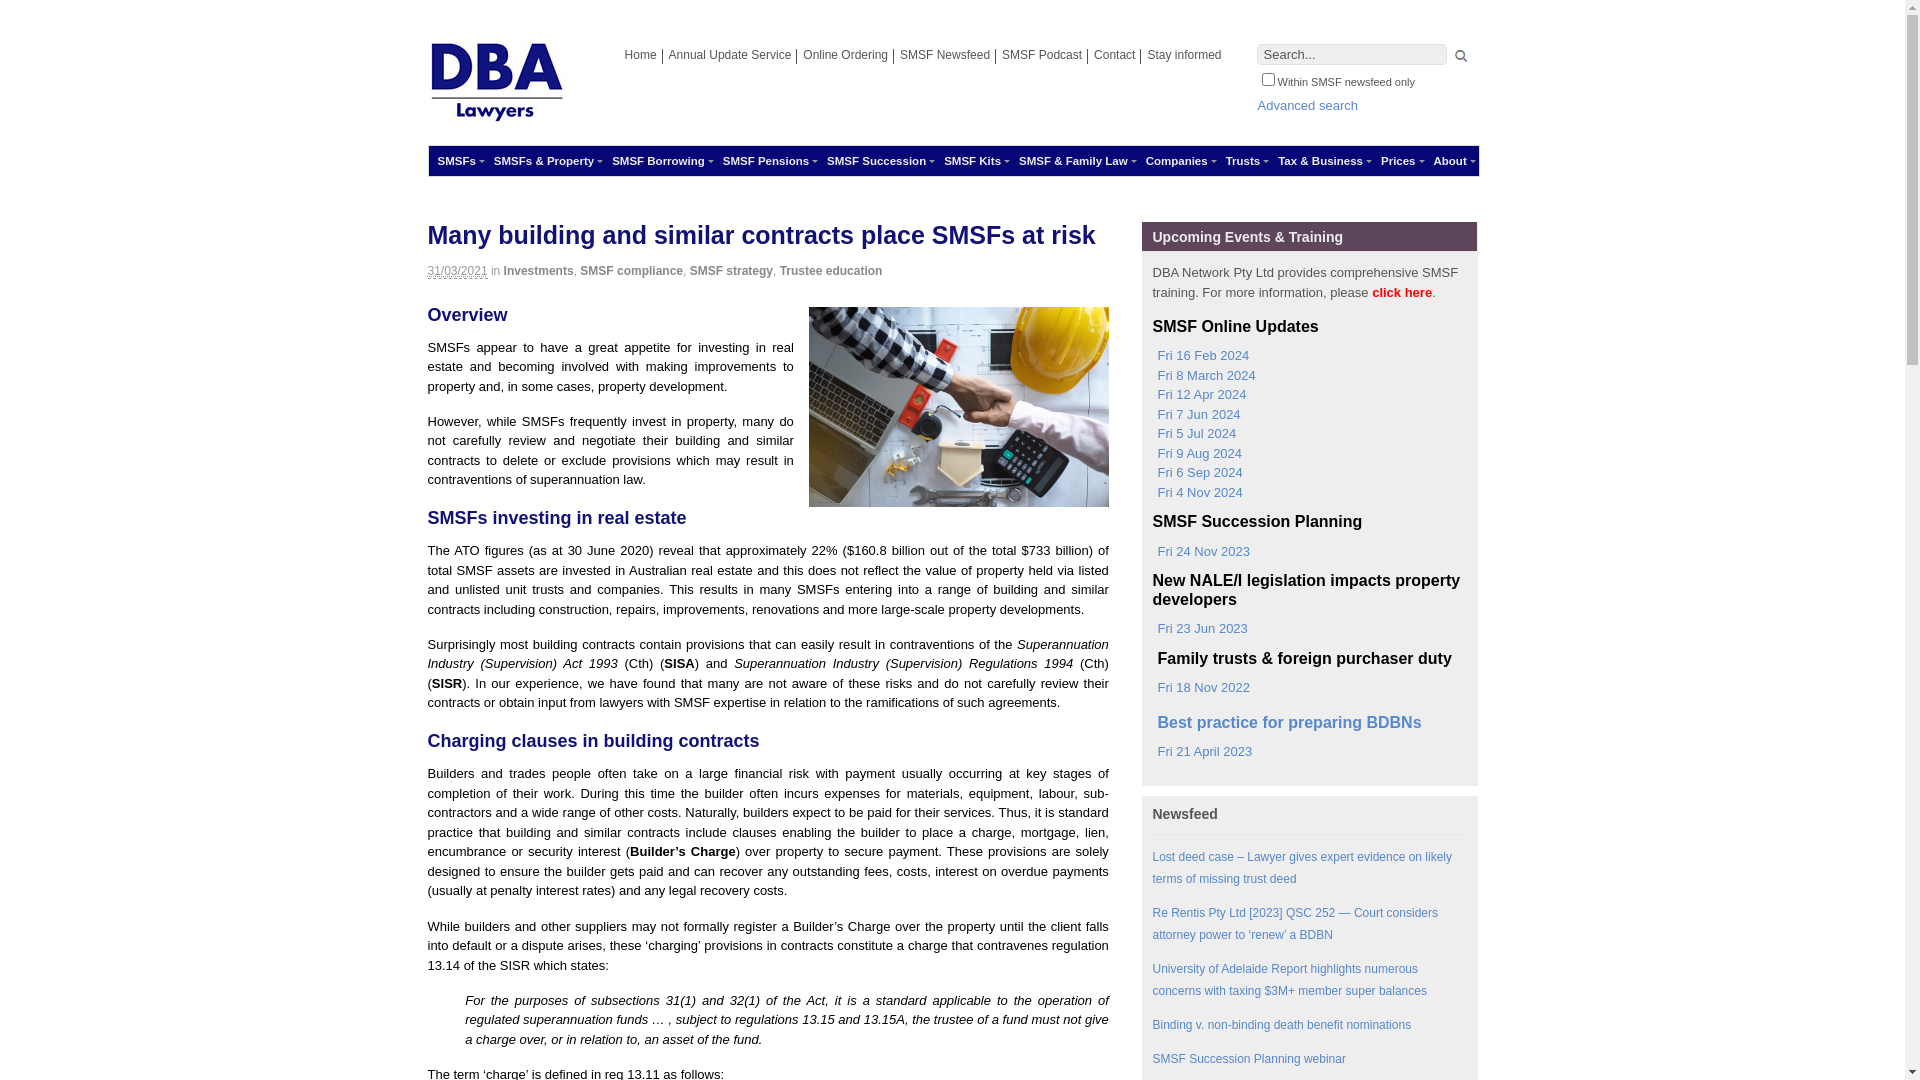 Image resolution: width=1920 pixels, height=1080 pixels. Describe the element at coordinates (641, 54) in the screenshot. I see `'Home'` at that location.